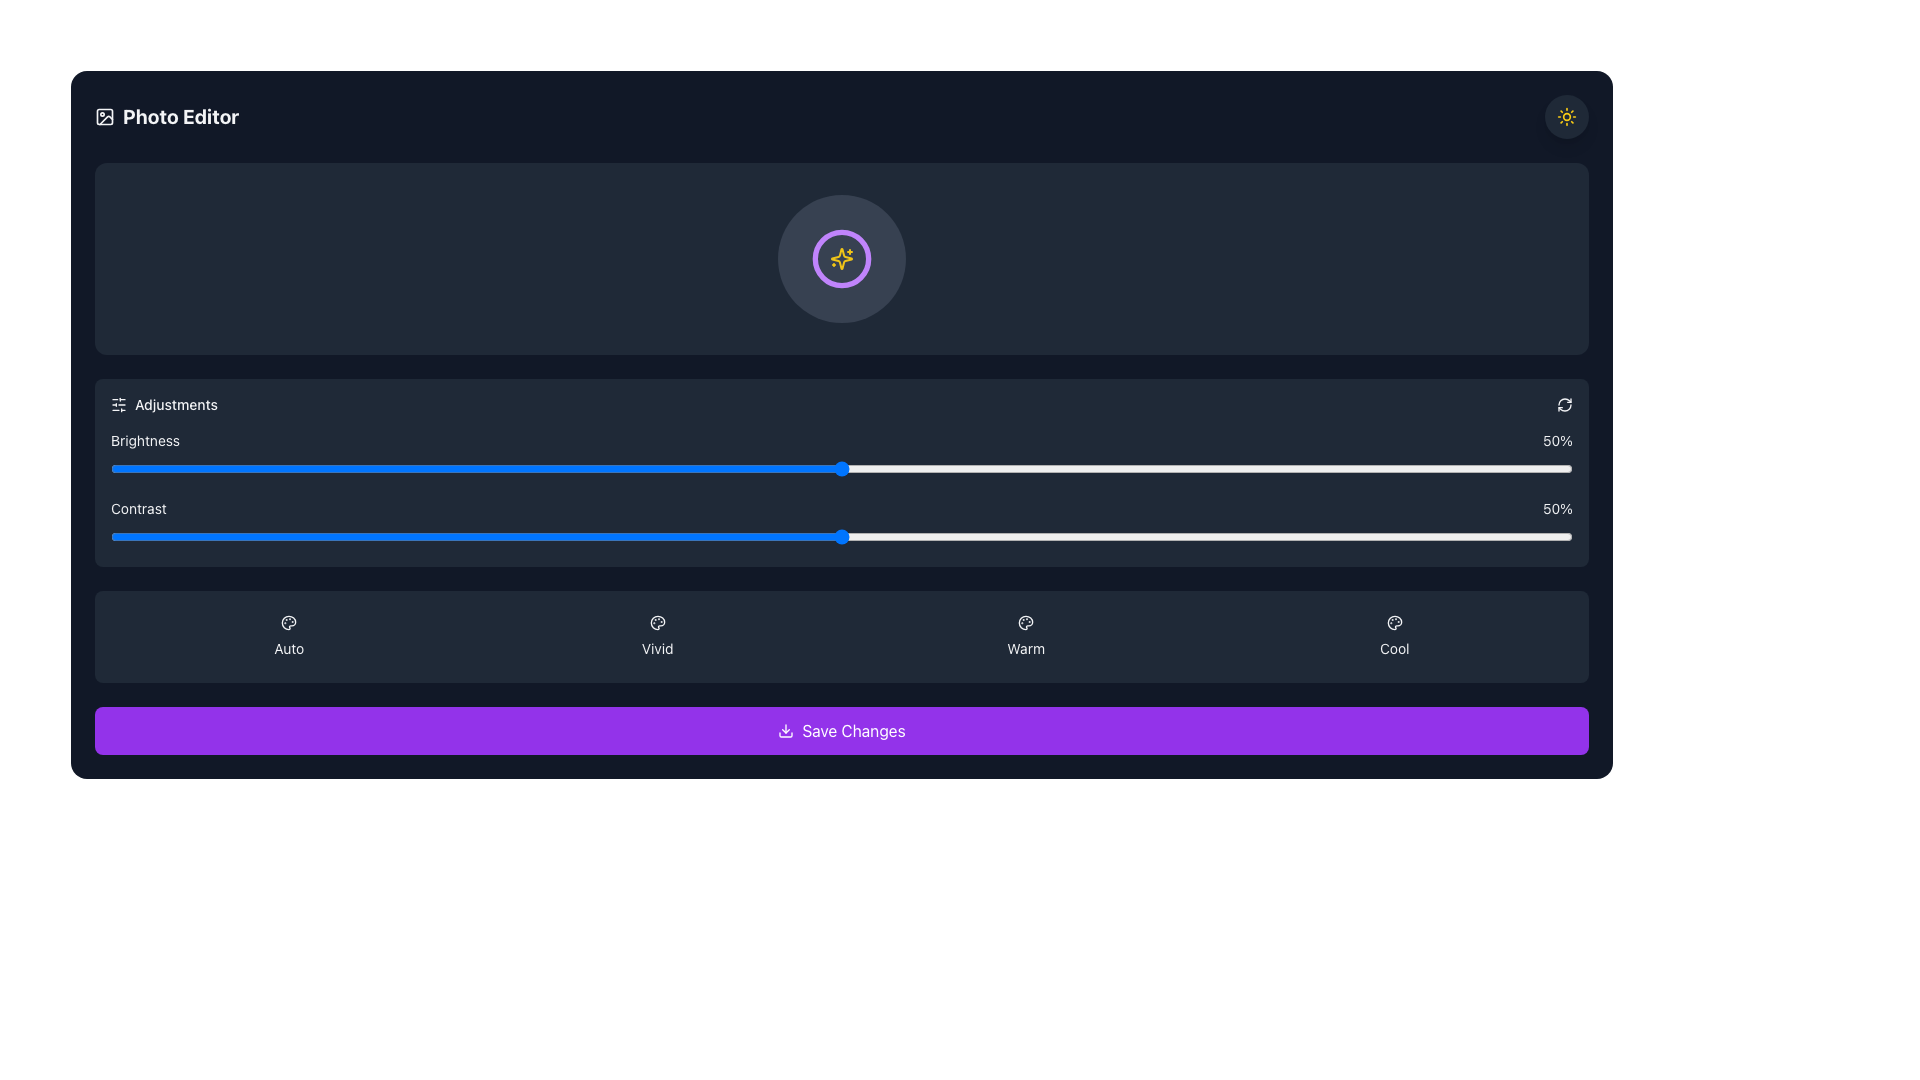  Describe the element at coordinates (841, 257) in the screenshot. I see `the star-like icon with a glowing yellow feature located in the top-right corner of the interface` at that location.